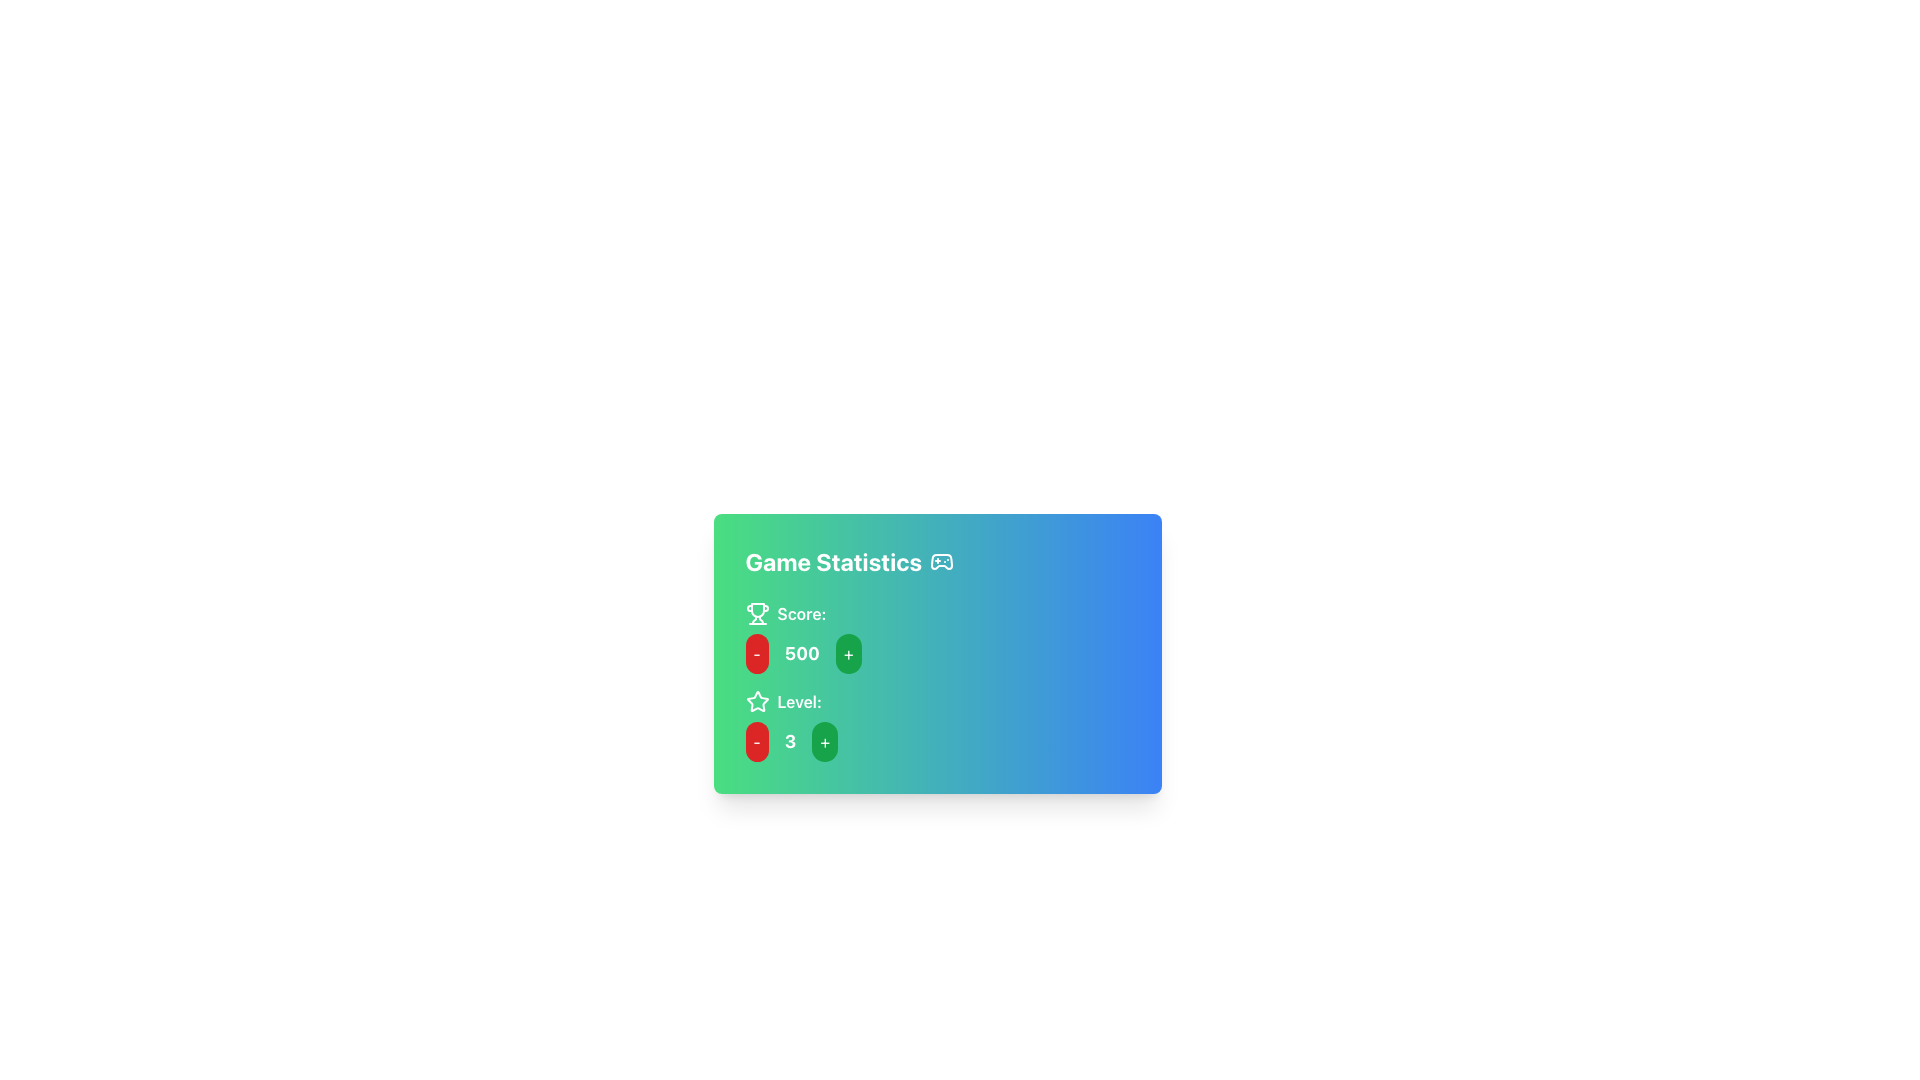 The height and width of the screenshot is (1080, 1920). Describe the element at coordinates (798, 701) in the screenshot. I see `the text label displaying 'Level:' which is located in the 'Game Statistics' section of the UI, positioned to the right of a star icon` at that location.